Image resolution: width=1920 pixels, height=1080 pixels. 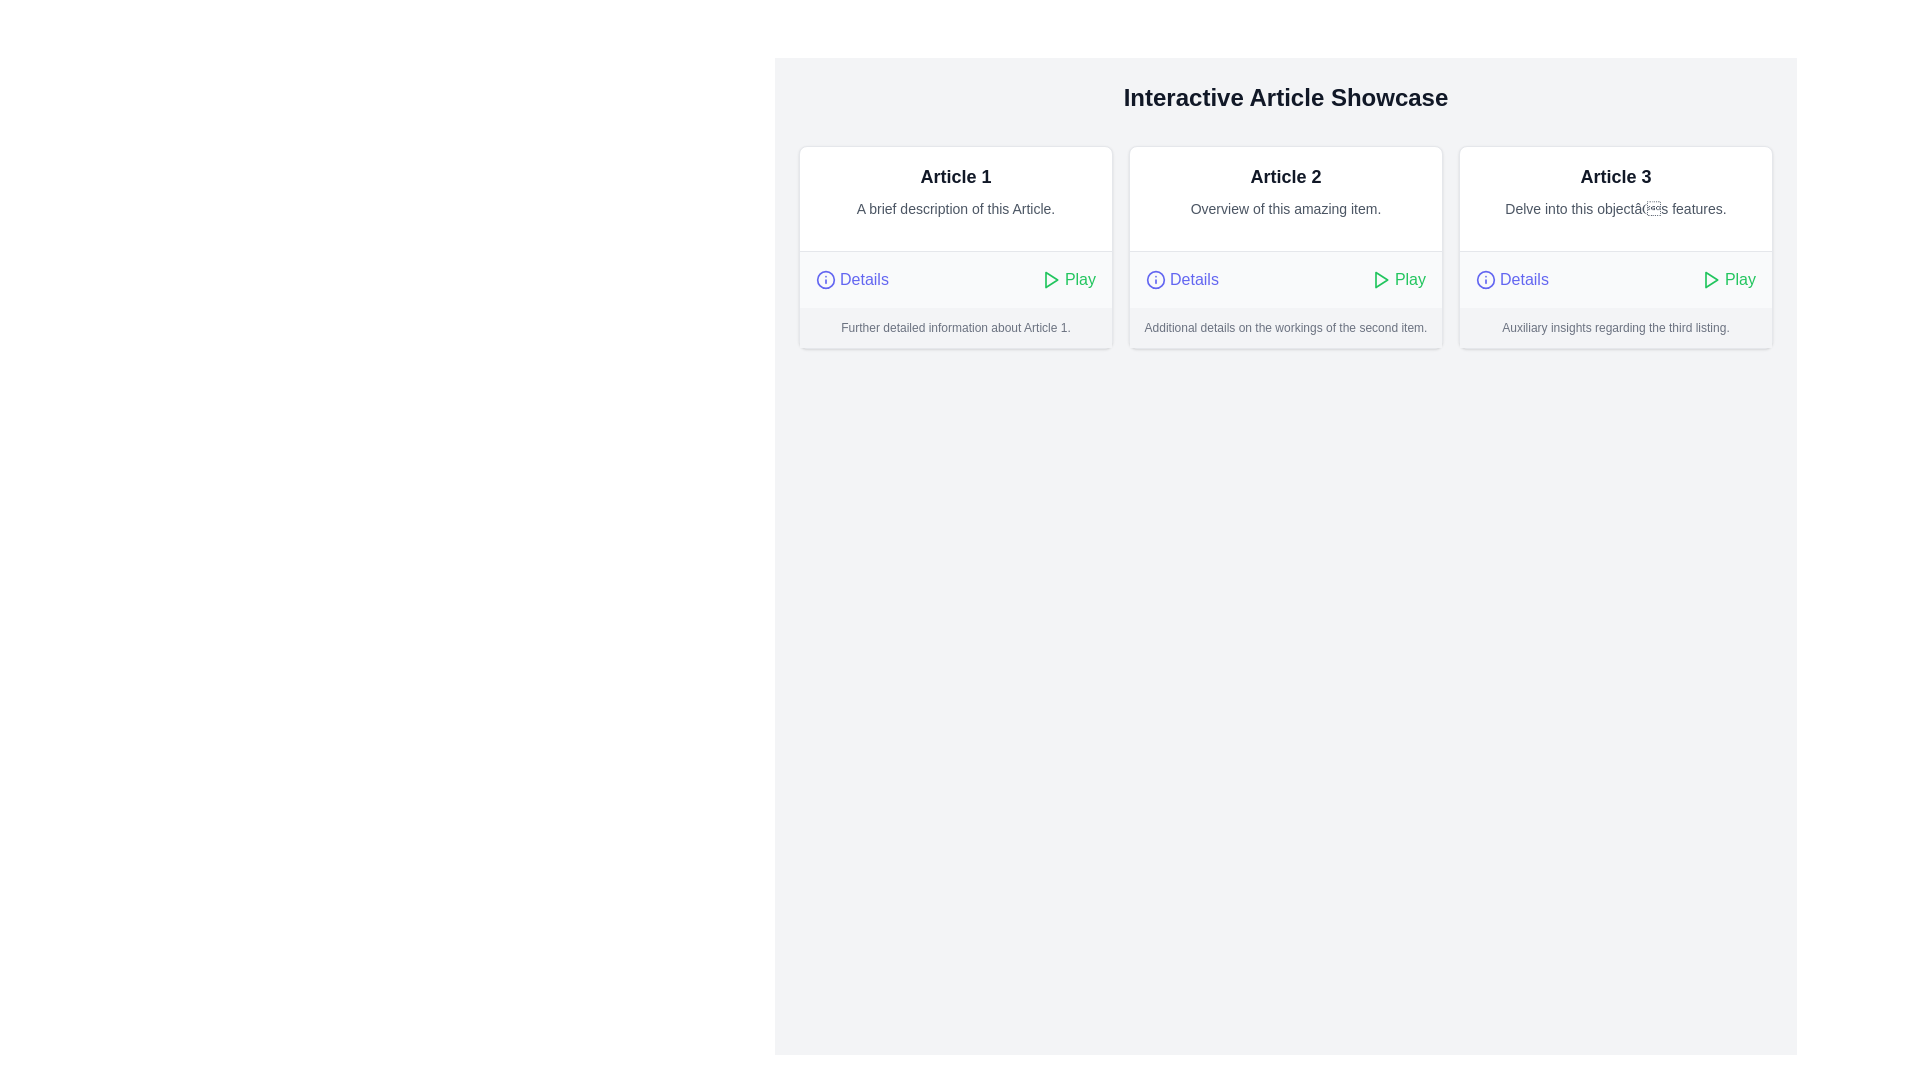 What do you see at coordinates (1512, 280) in the screenshot?
I see `the 'Details' hyperlink with an information icon located at the bottom section of the third tile labeled 'Article 3'` at bounding box center [1512, 280].